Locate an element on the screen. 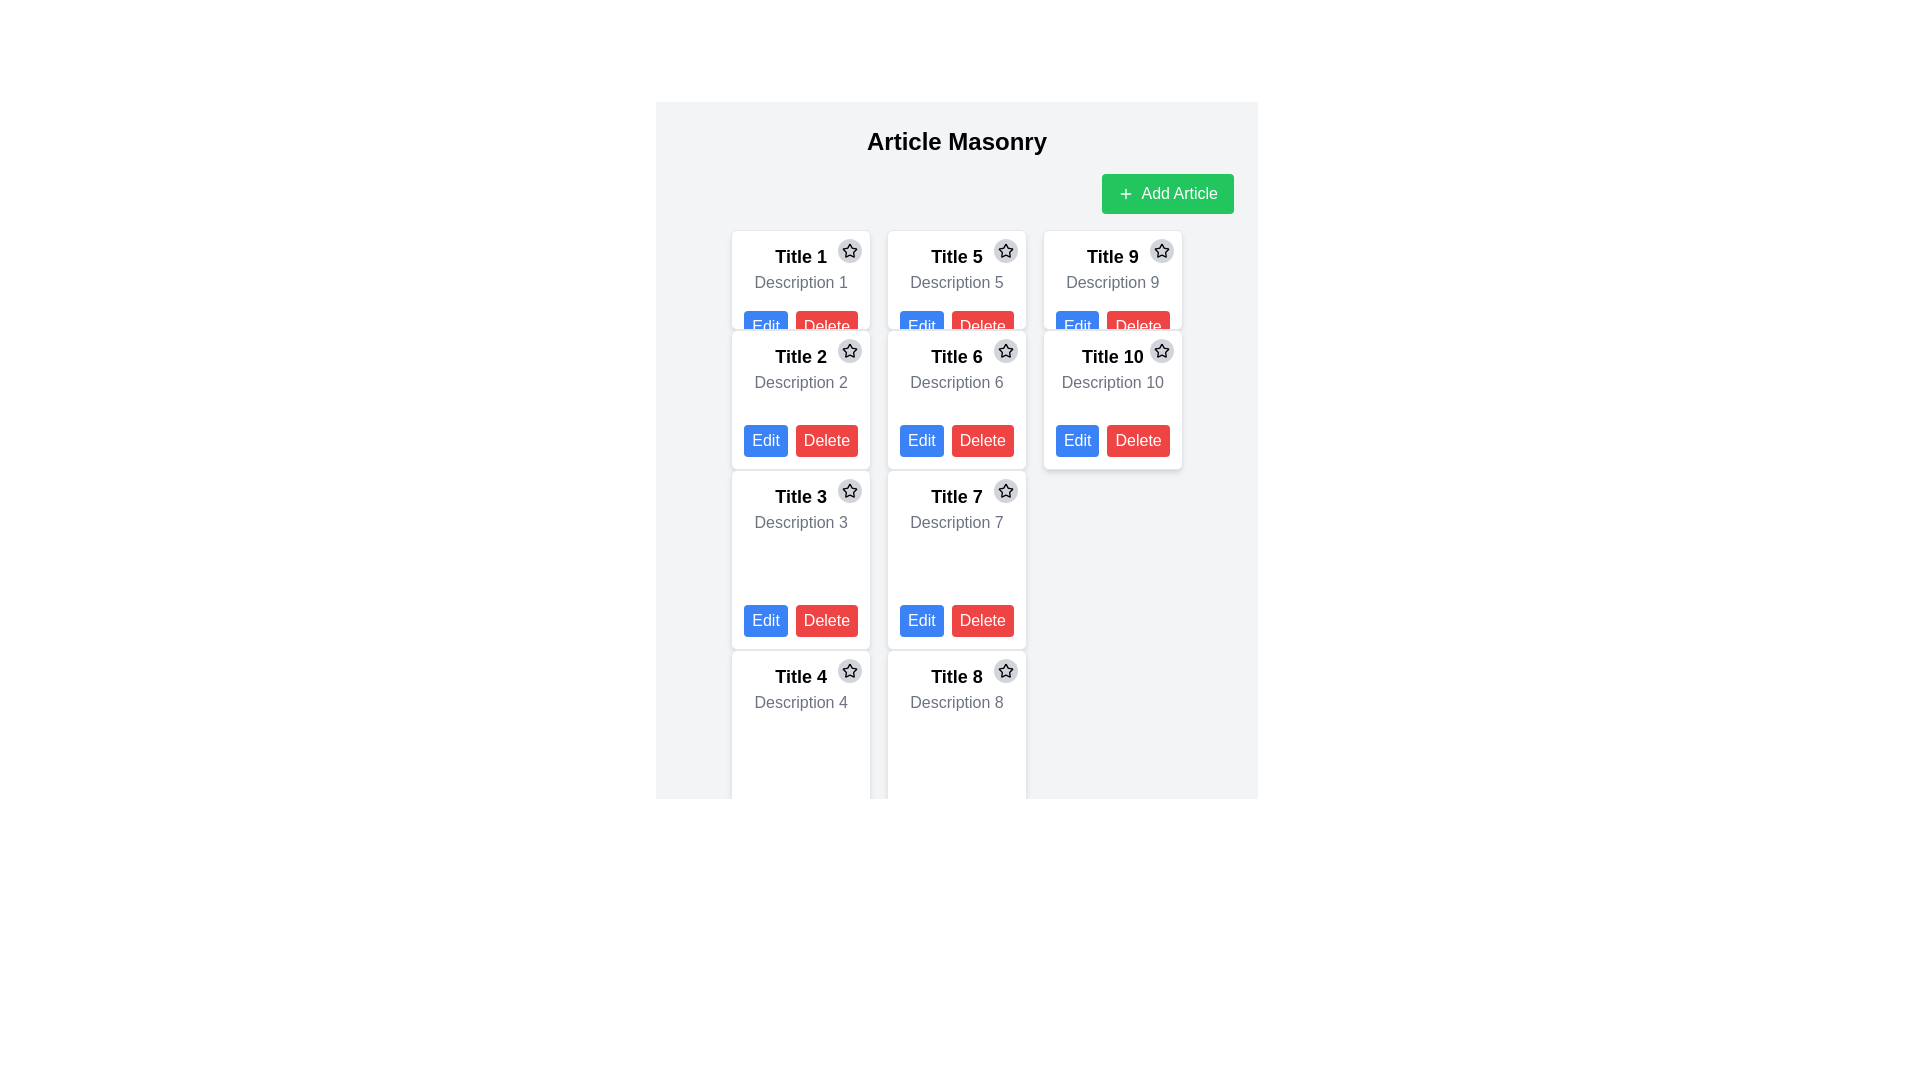  the text label displaying 'Description 2' which is styled in gray color and located between the 'Title 2' heading and the action buttons in the card component is located at coordinates (801, 389).